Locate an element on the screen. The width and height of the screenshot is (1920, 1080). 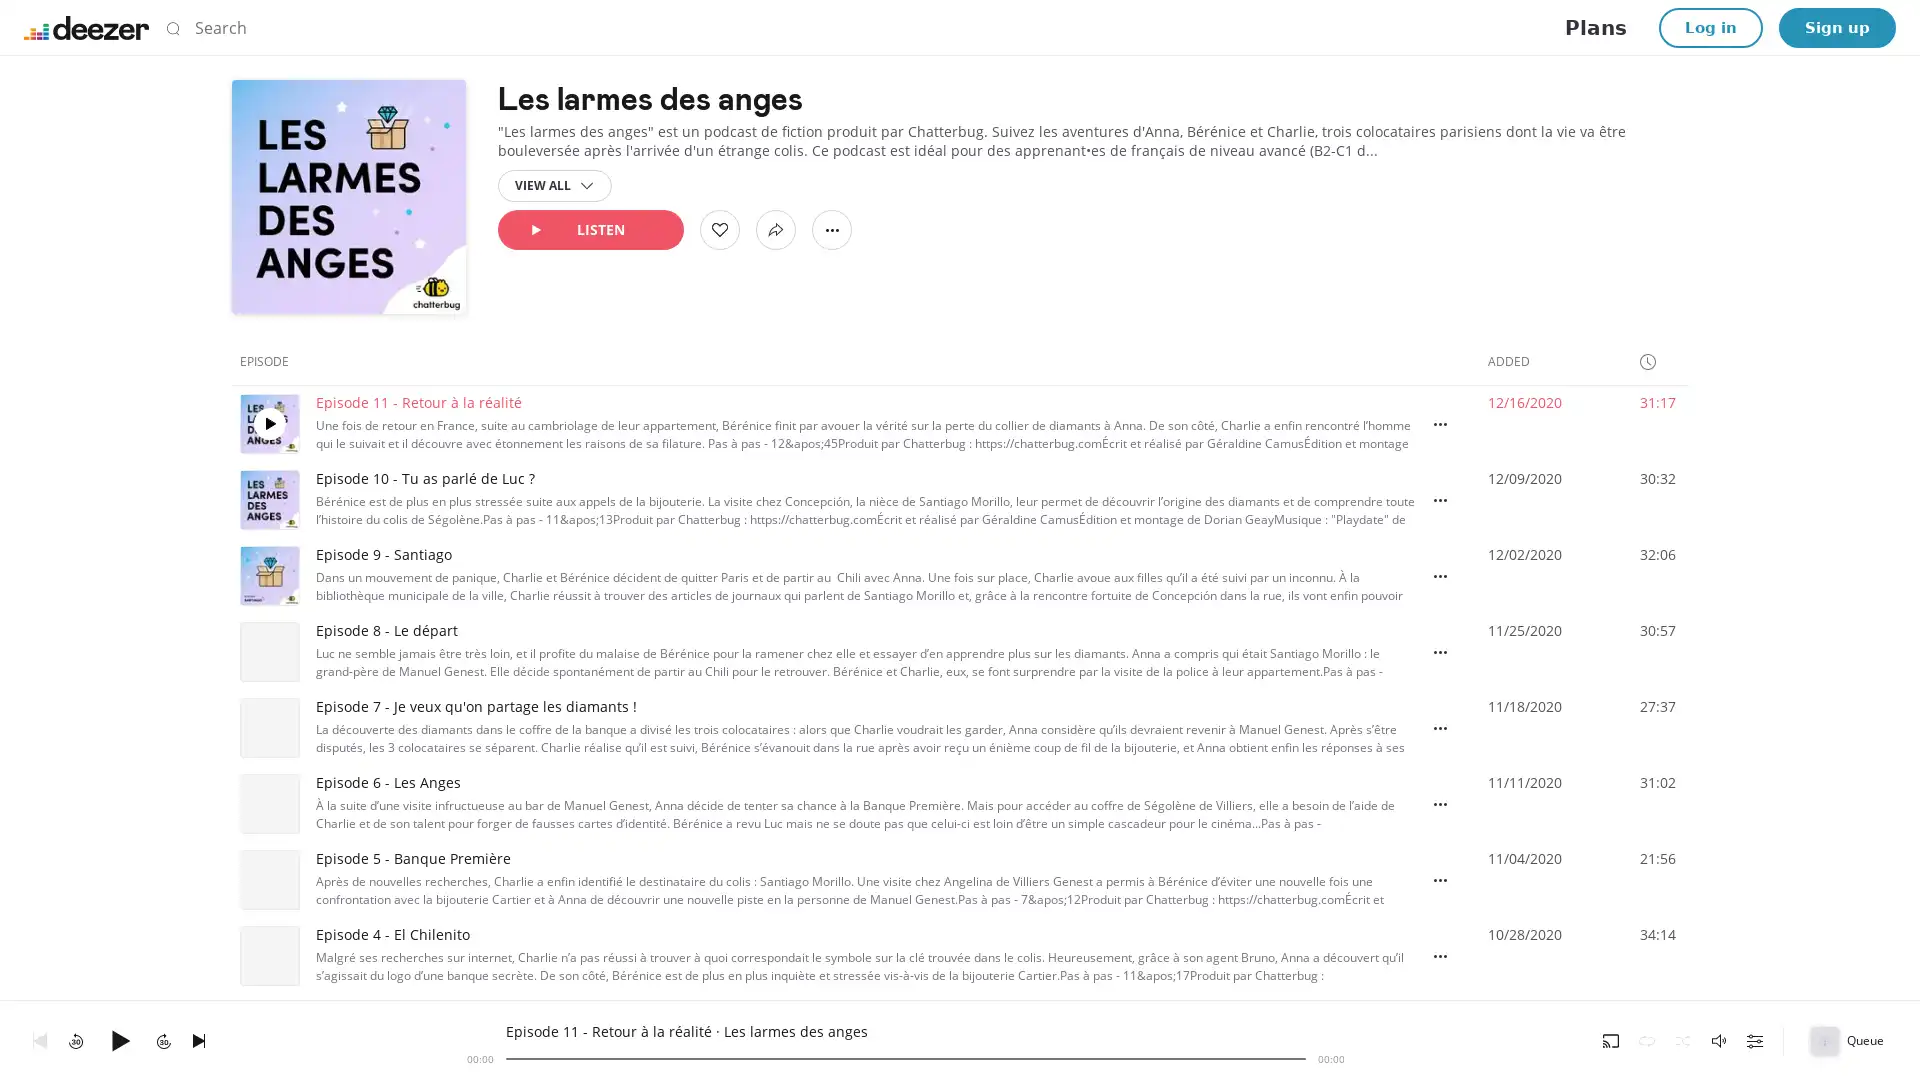
EPISODE is located at coordinates (272, 361).